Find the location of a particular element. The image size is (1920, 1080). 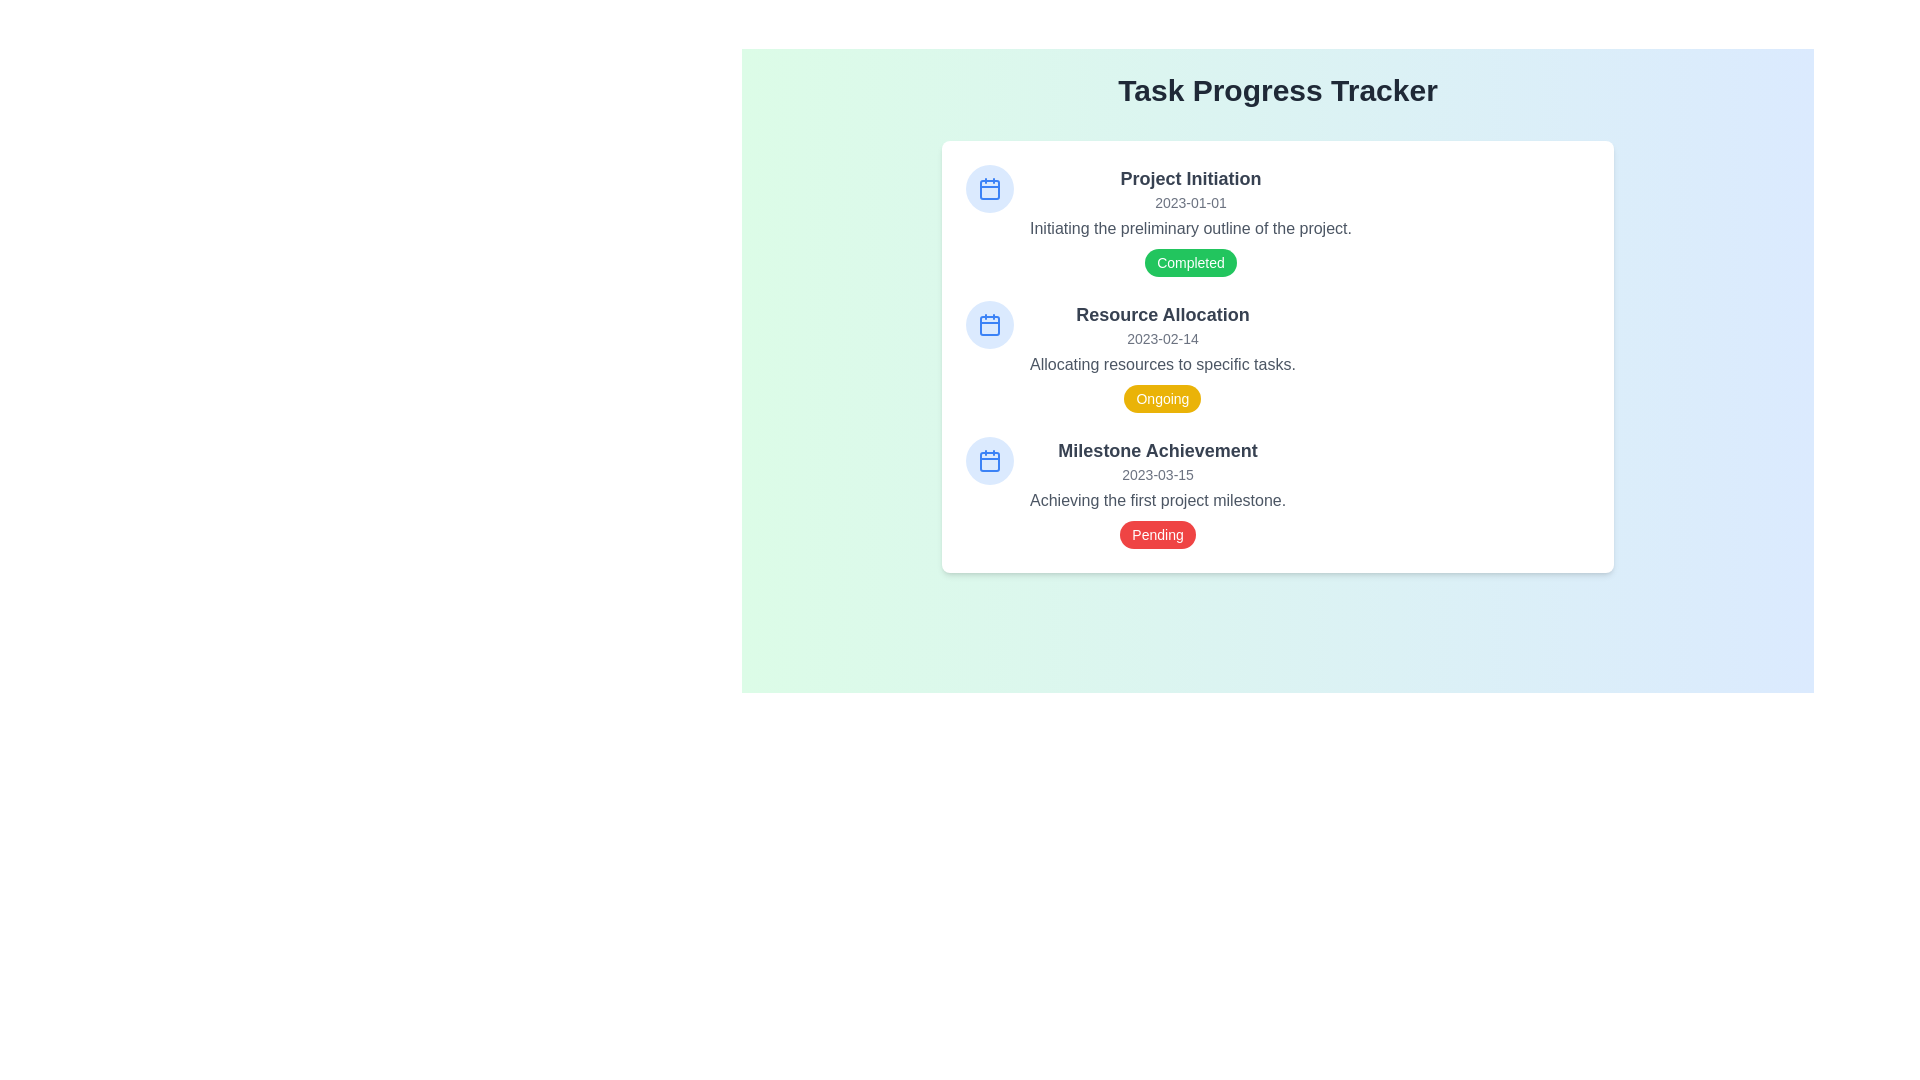

the text element reading 'Initiating the preliminary outline of the project.' located below the date '2023-01-01' in the 'Project Initiation' section is located at coordinates (1190, 227).